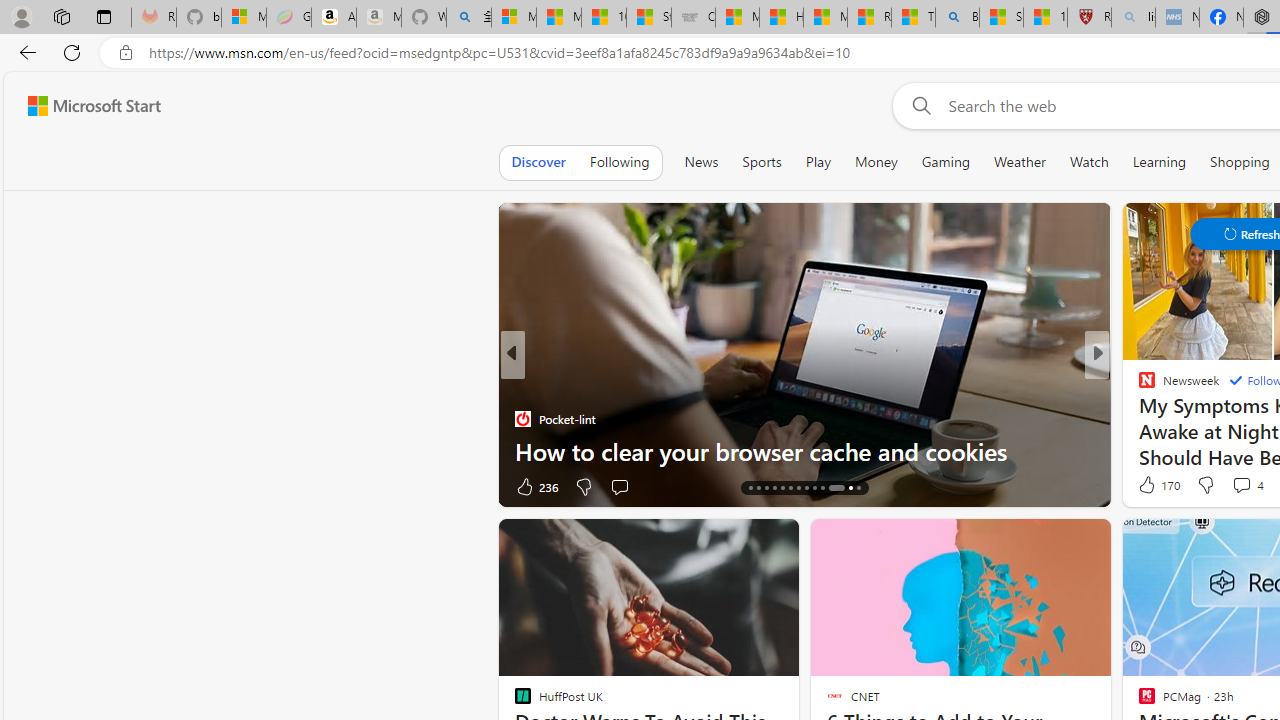 This screenshot has height=720, width=1280. Describe the element at coordinates (1088, 161) in the screenshot. I see `'Watch'` at that location.